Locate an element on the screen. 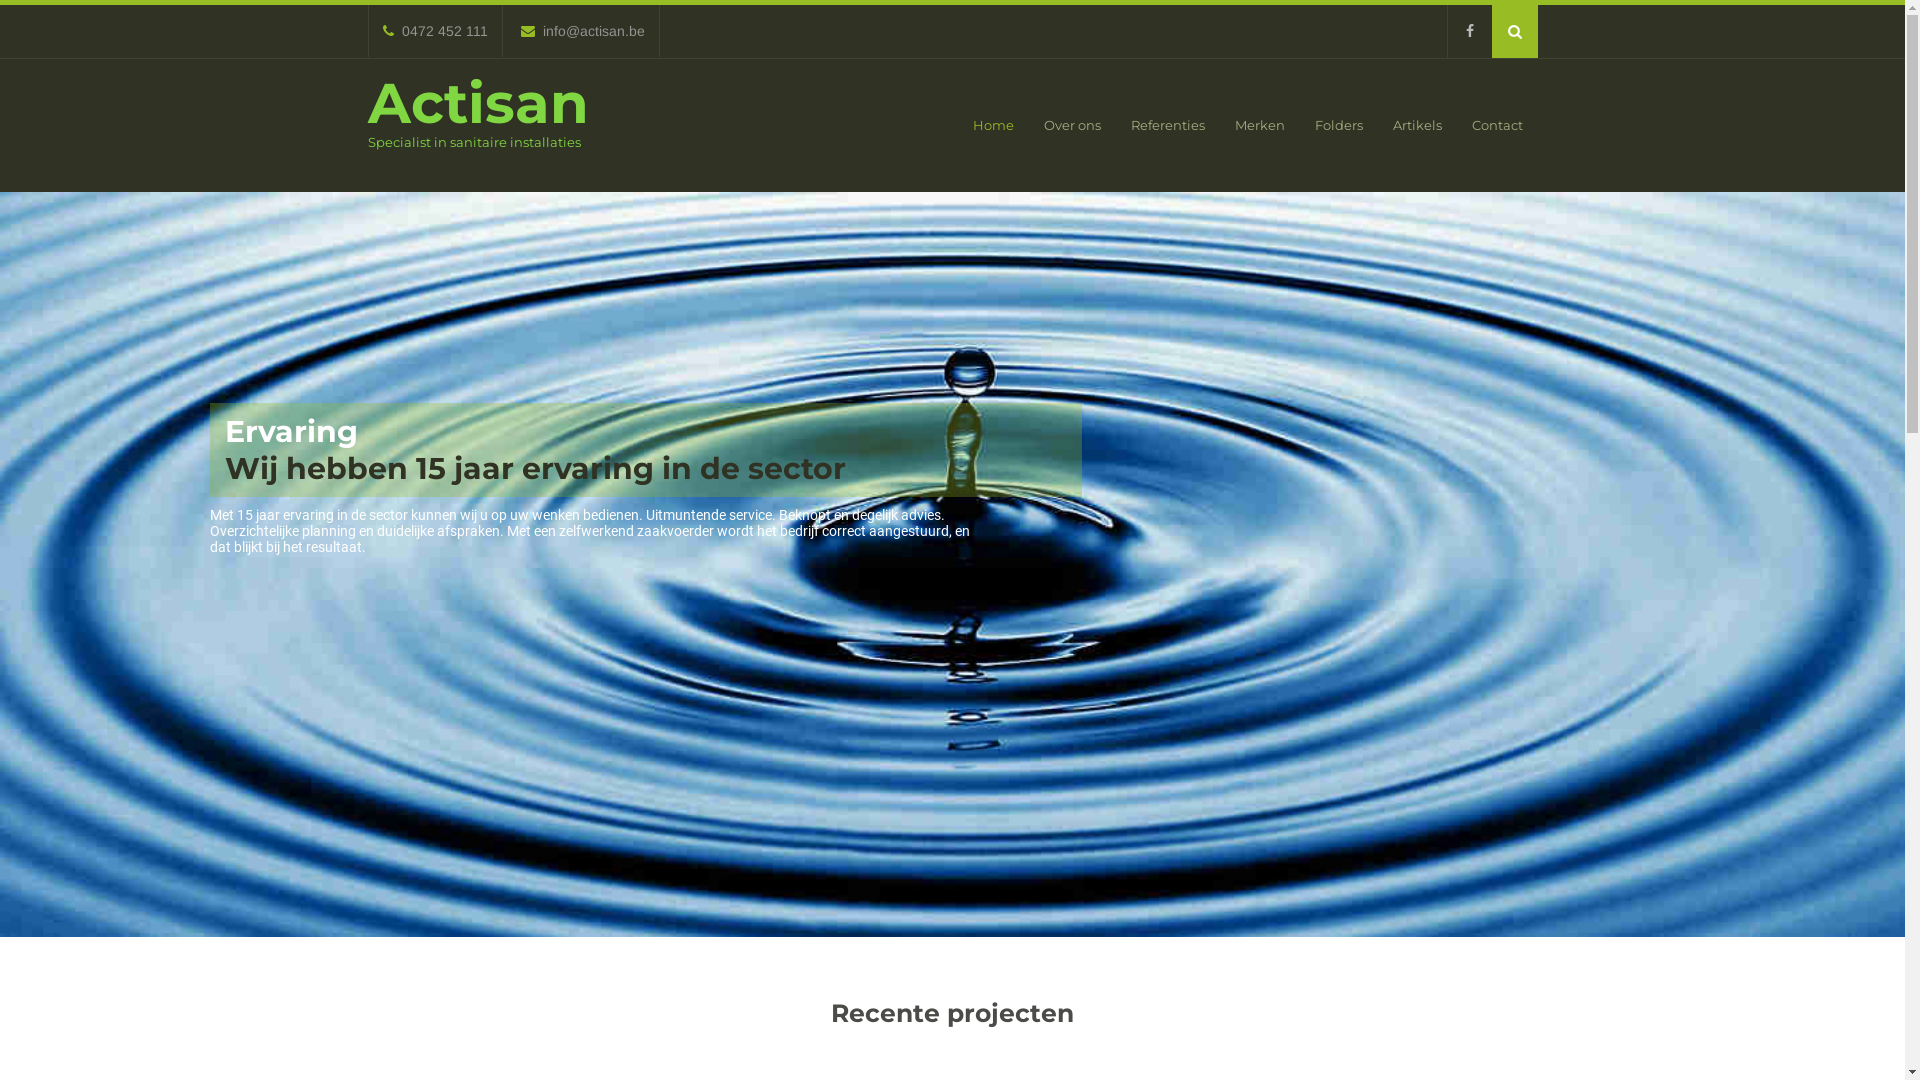 The width and height of the screenshot is (1920, 1080). 'Folders' is located at coordinates (1339, 125).